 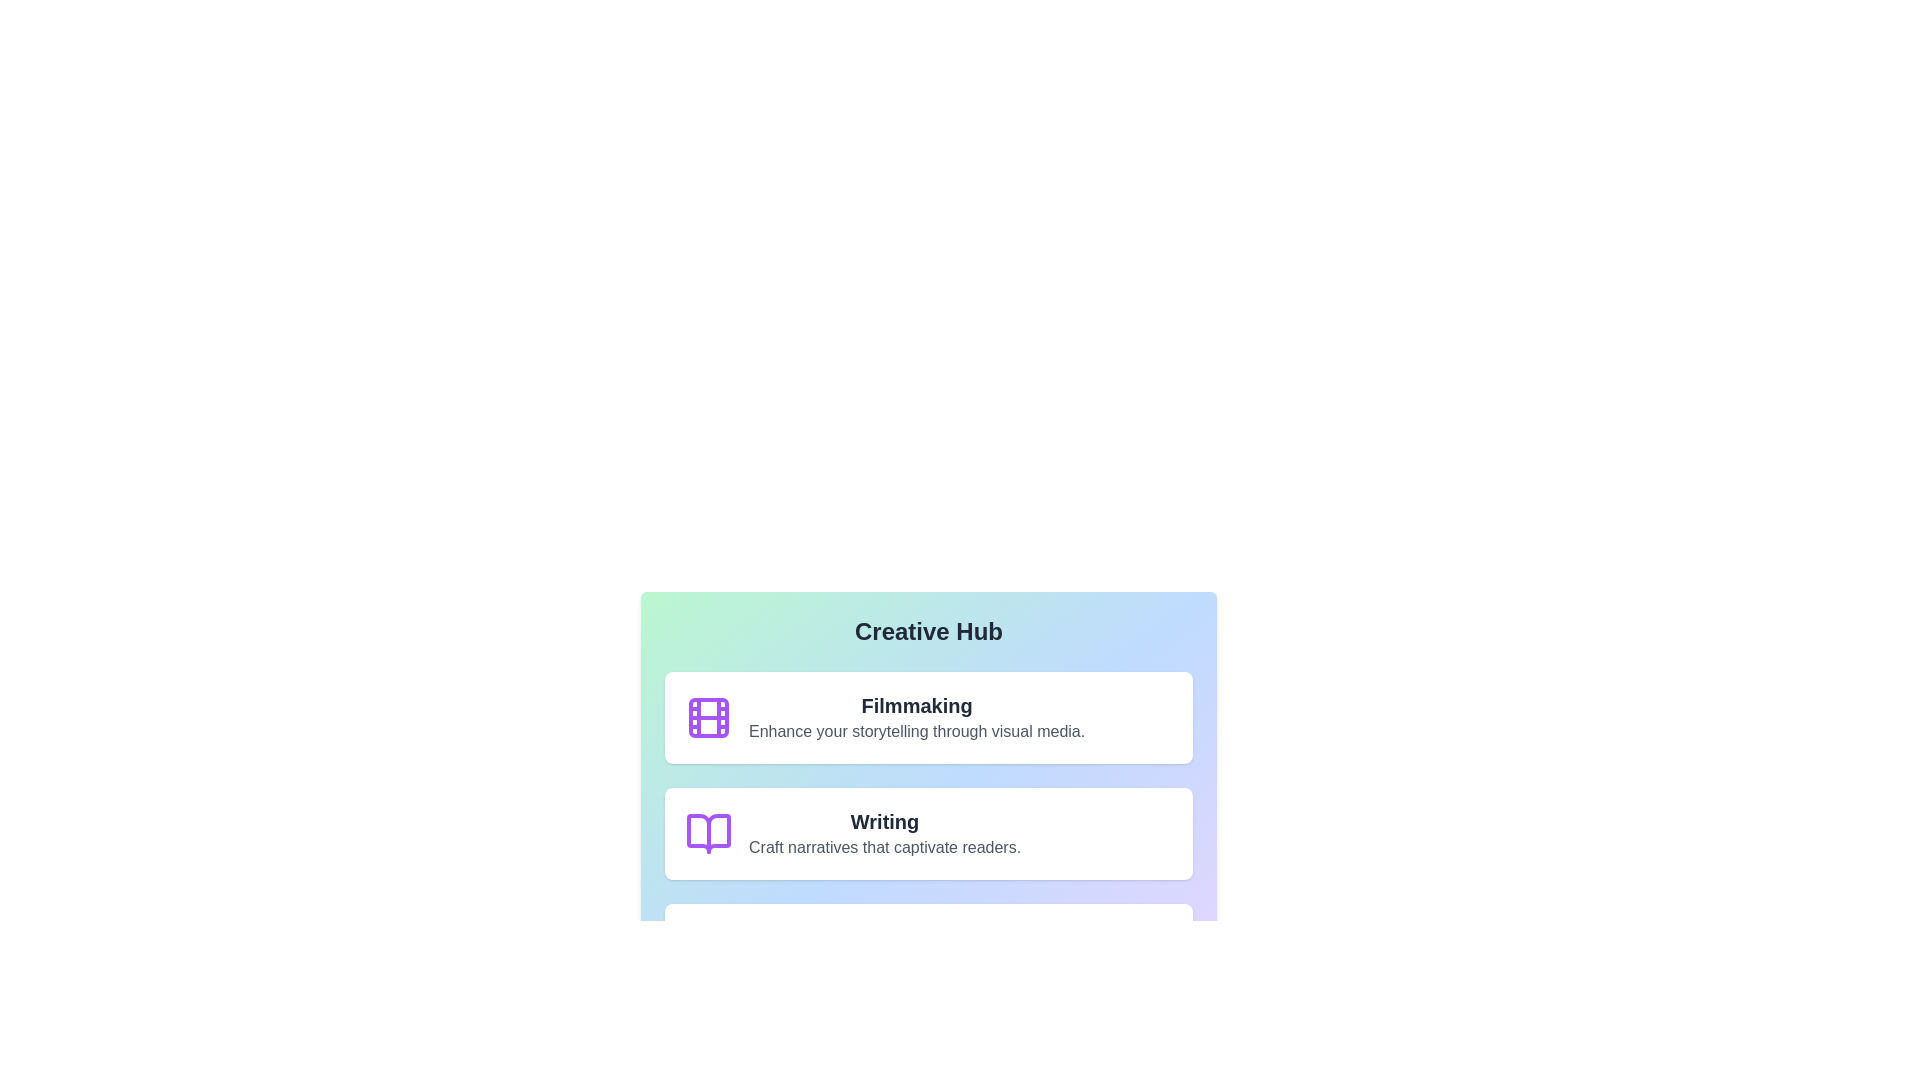 I want to click on the icon associated with Writing, so click(x=709, y=833).